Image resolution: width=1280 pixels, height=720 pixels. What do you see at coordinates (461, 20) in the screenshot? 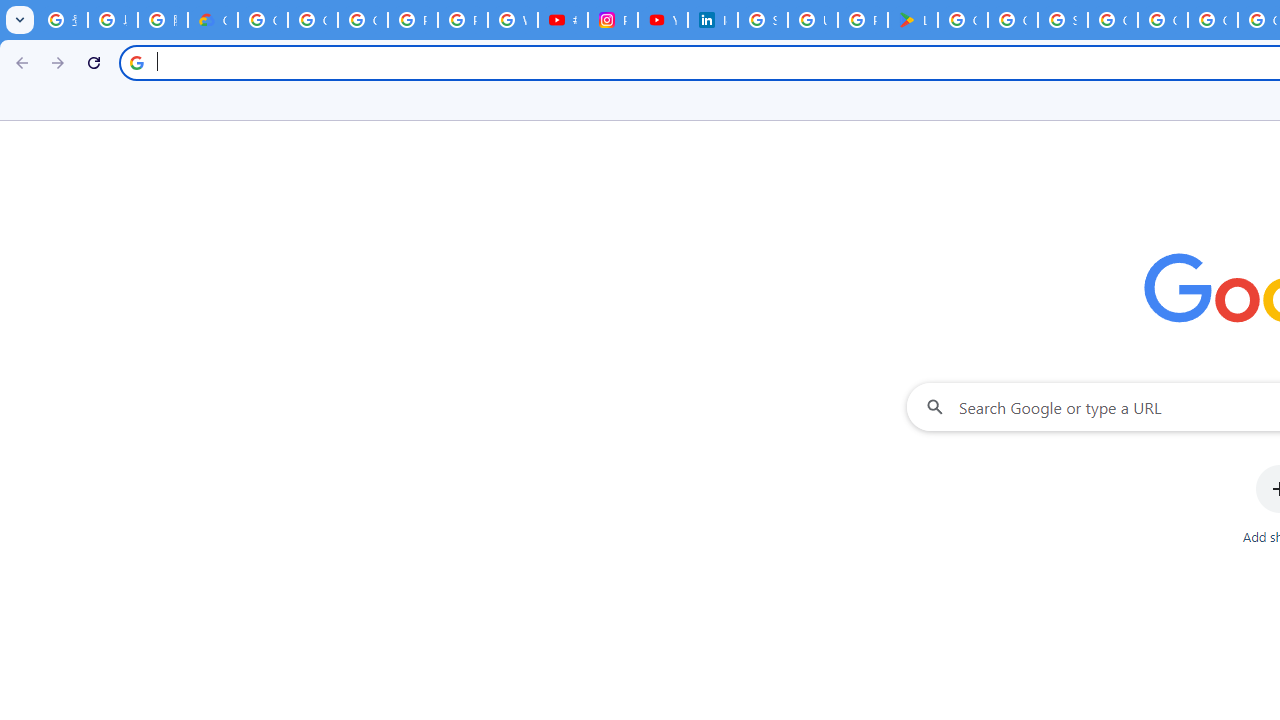
I see `'Privacy Help Center - Policies Help'` at bounding box center [461, 20].